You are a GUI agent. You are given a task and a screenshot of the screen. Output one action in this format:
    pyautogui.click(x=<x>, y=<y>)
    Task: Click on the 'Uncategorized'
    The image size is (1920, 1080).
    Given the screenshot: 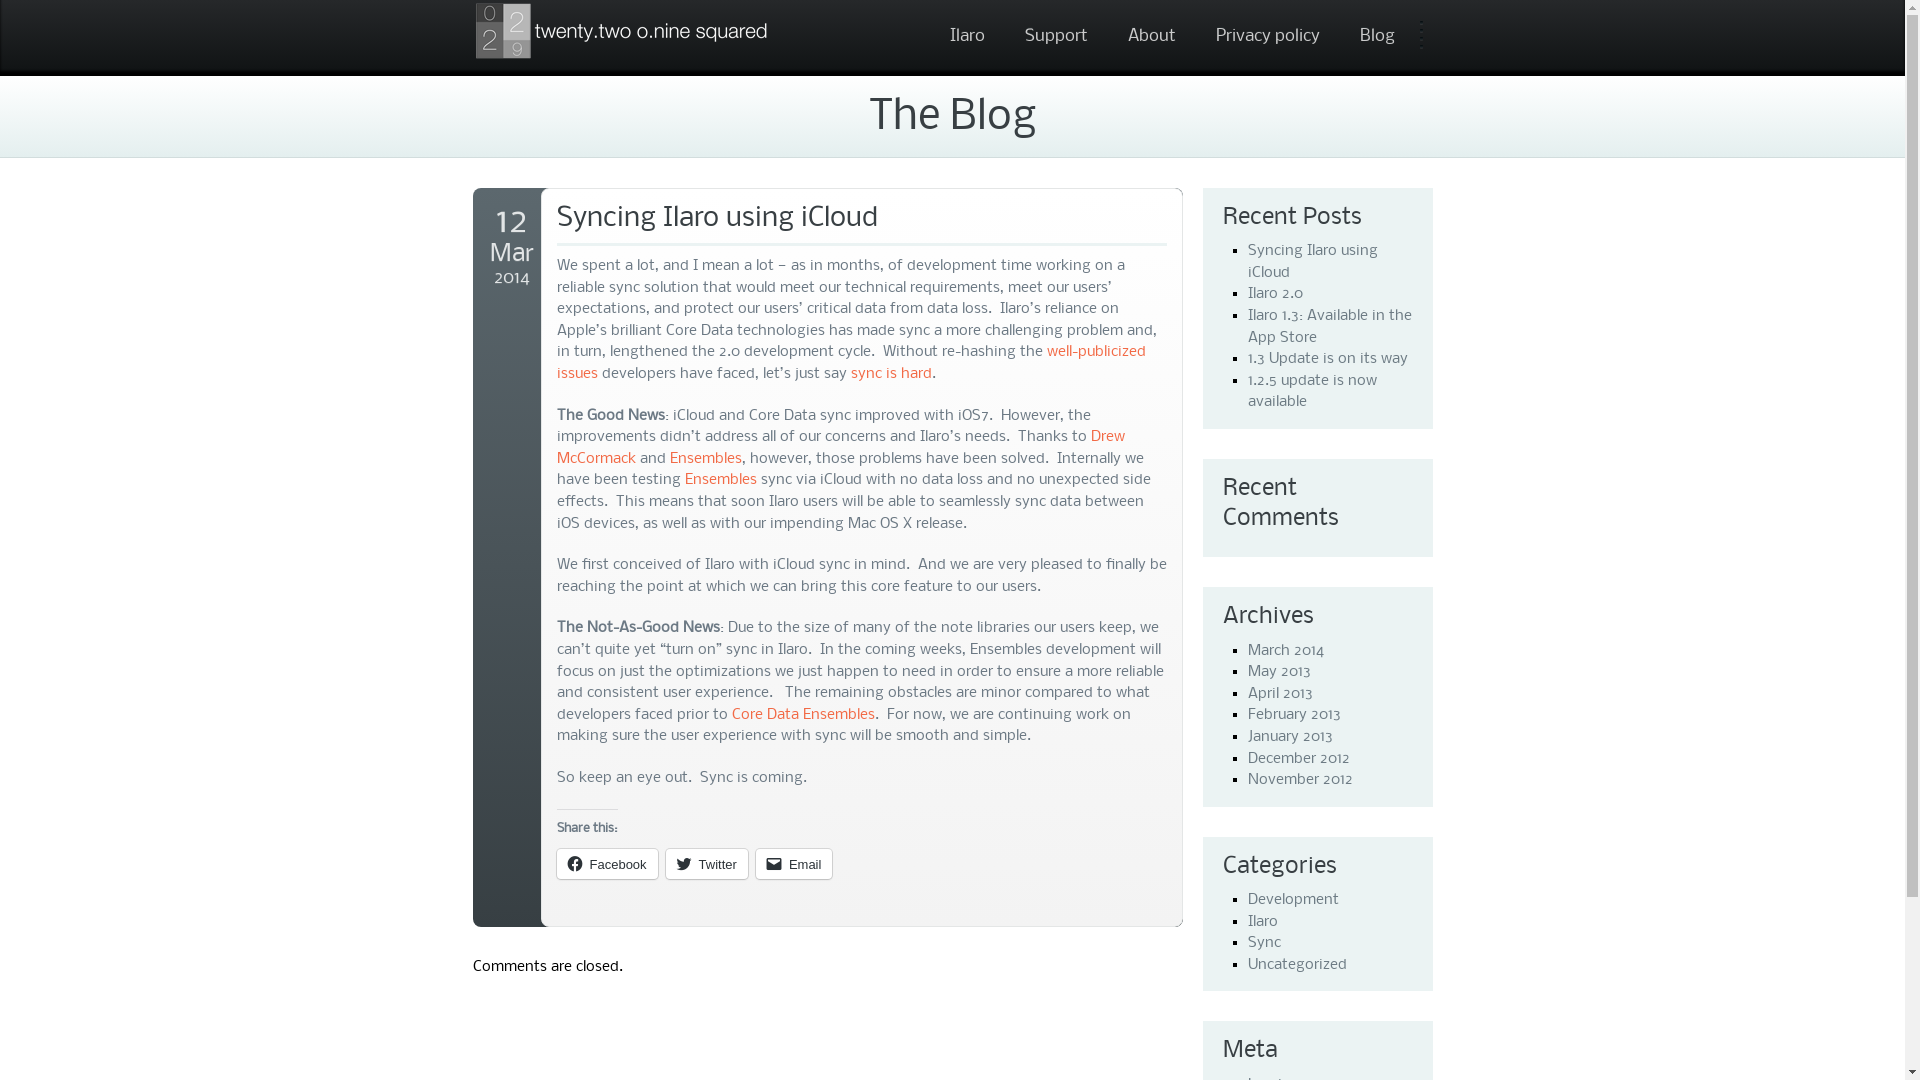 What is the action you would take?
    pyautogui.click(x=1297, y=963)
    